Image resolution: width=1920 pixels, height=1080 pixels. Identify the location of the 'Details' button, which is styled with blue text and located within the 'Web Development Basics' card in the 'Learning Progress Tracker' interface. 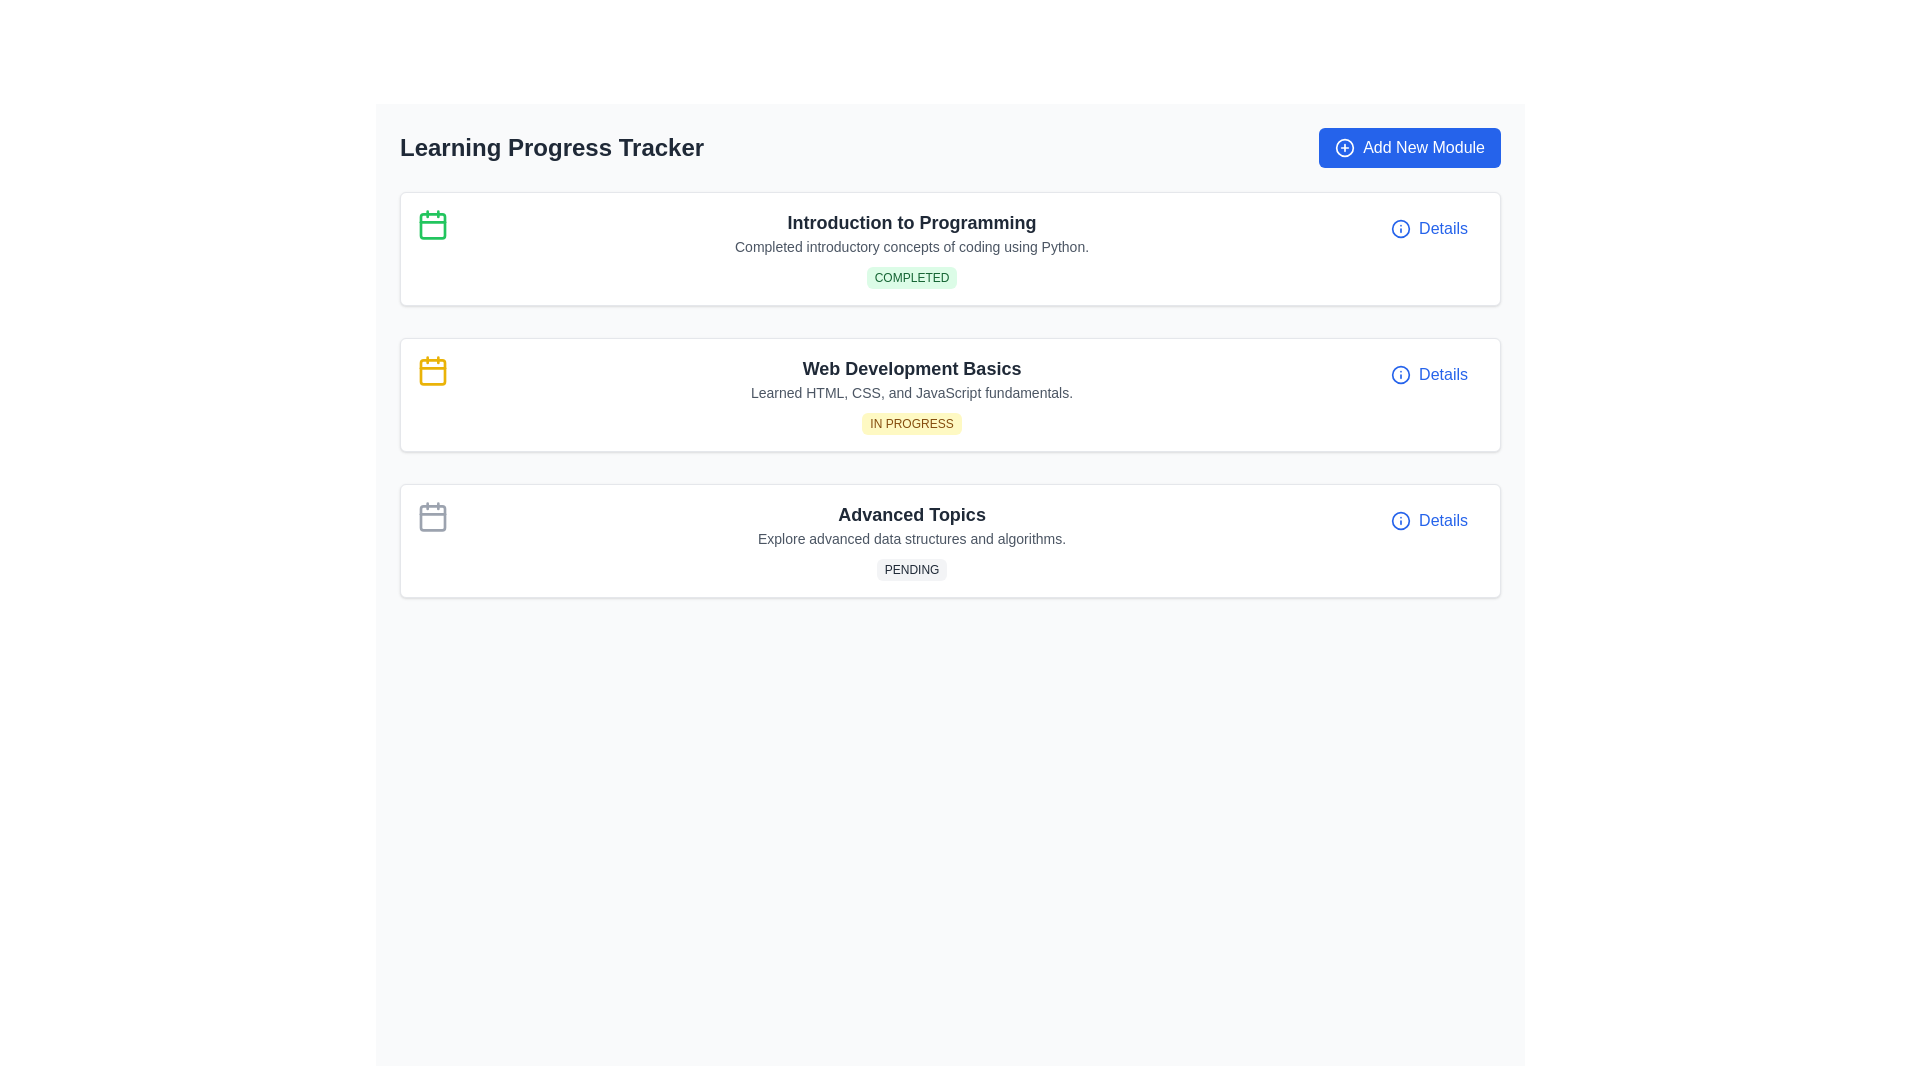
(1428, 374).